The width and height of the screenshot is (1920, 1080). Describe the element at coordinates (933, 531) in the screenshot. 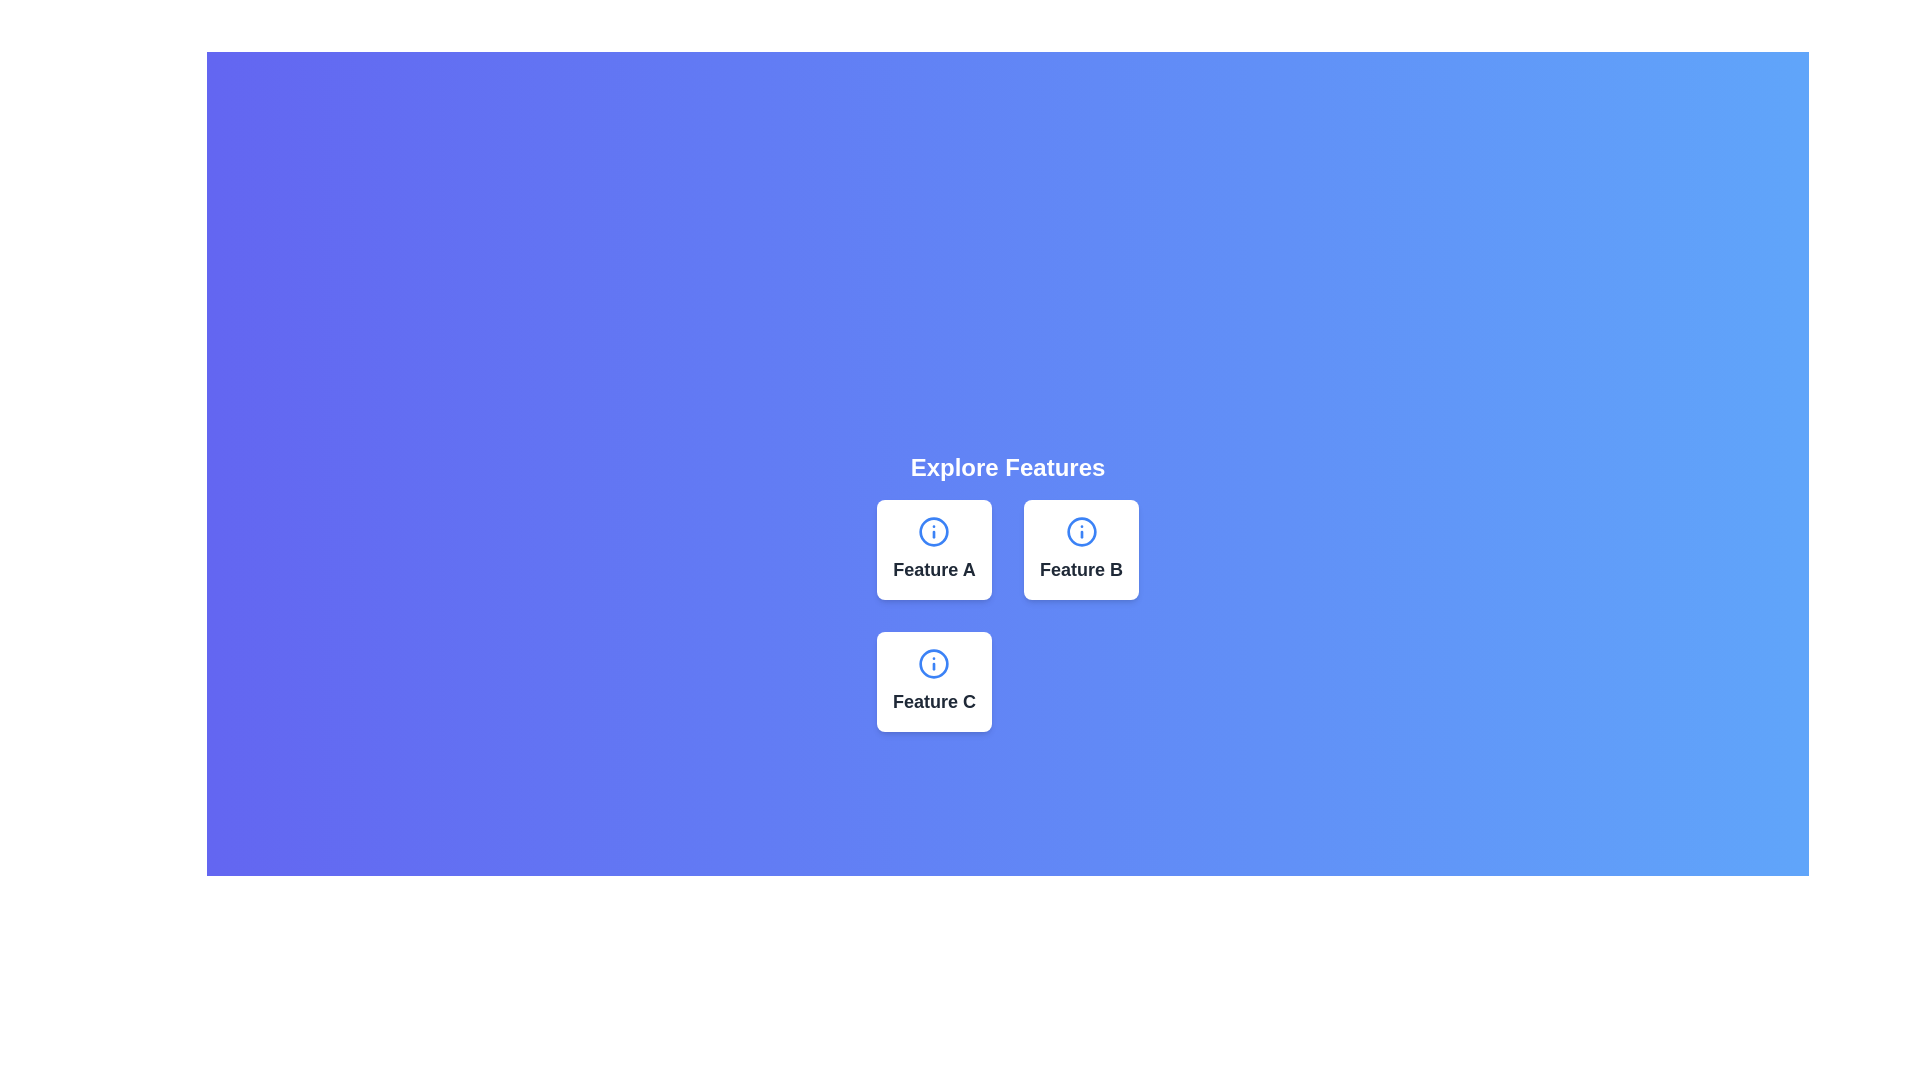

I see `the blue information icon with a circular border located above the text 'Feature A' in the top-left card of a 2x2 grid layout` at that location.